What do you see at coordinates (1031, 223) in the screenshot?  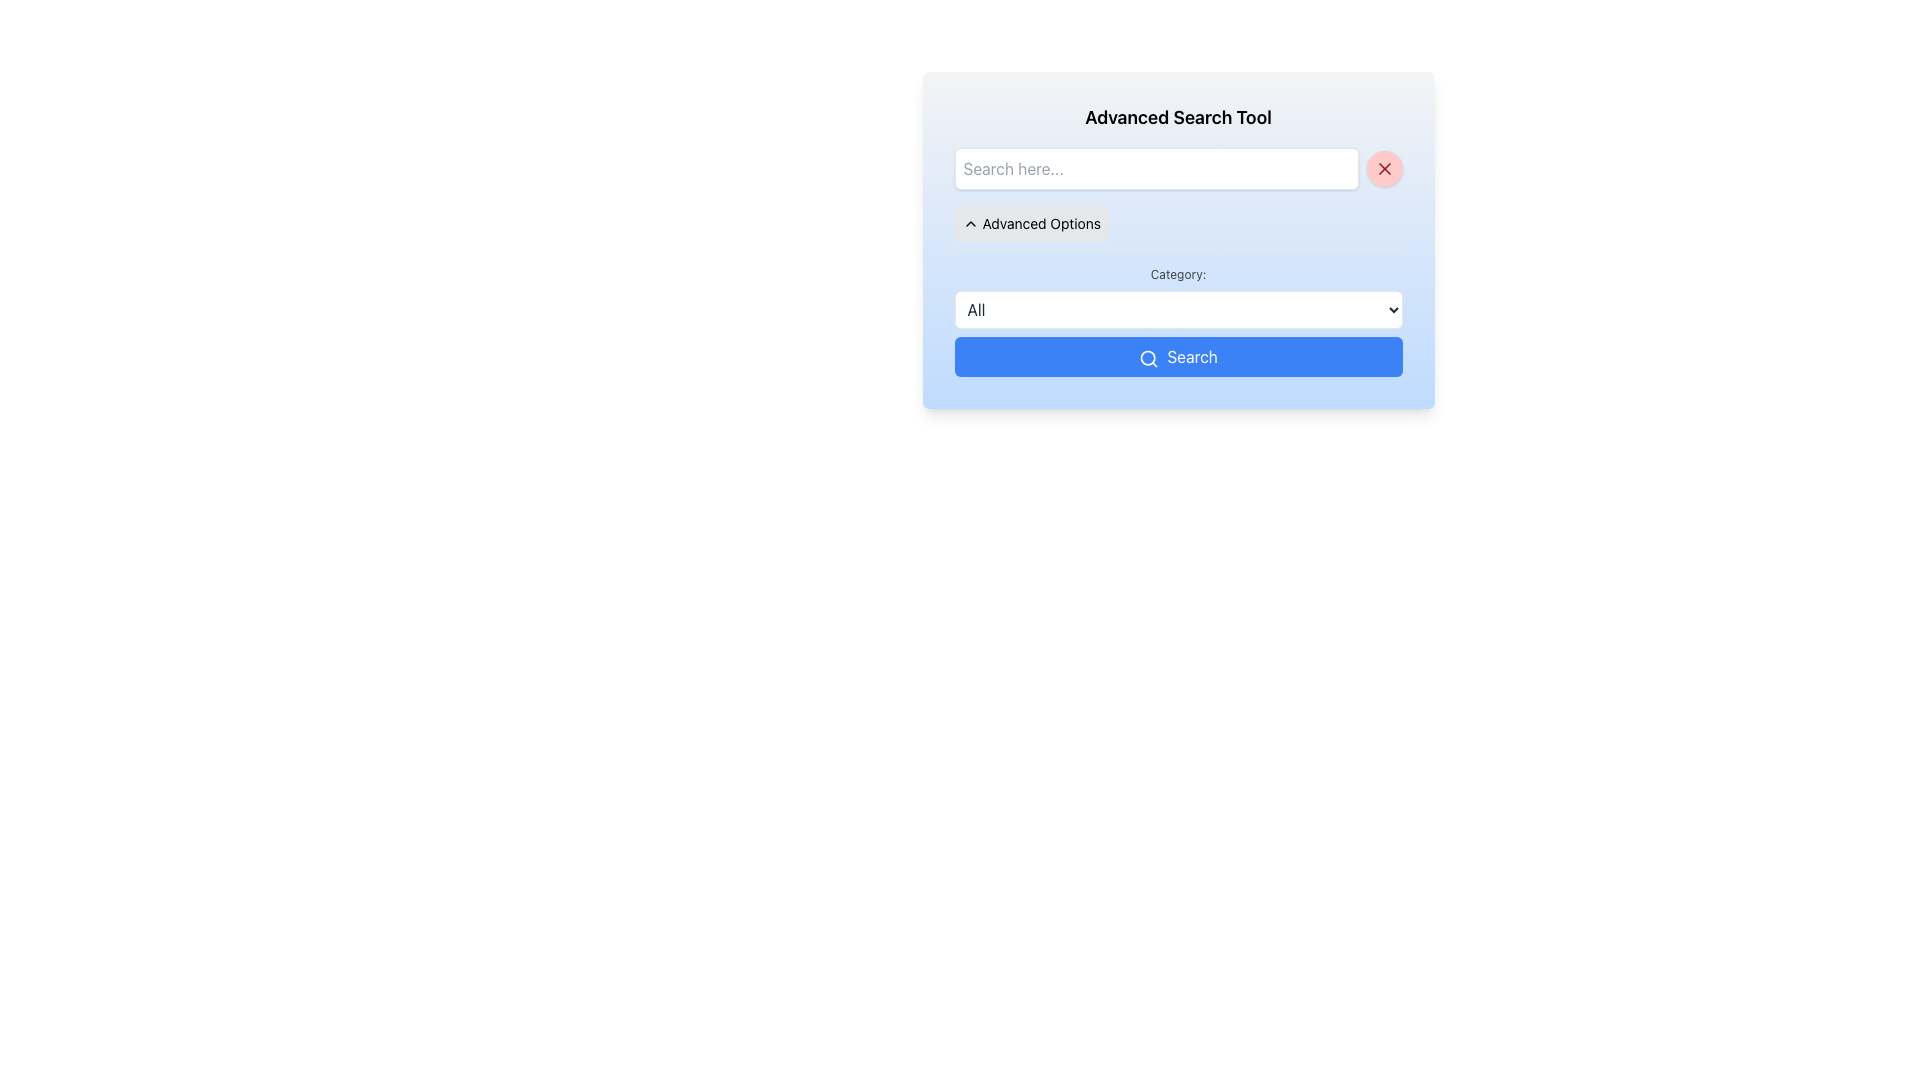 I see `the 'Advanced Options' button, which has a light gray background and a chevron-up icon next to the text` at bounding box center [1031, 223].